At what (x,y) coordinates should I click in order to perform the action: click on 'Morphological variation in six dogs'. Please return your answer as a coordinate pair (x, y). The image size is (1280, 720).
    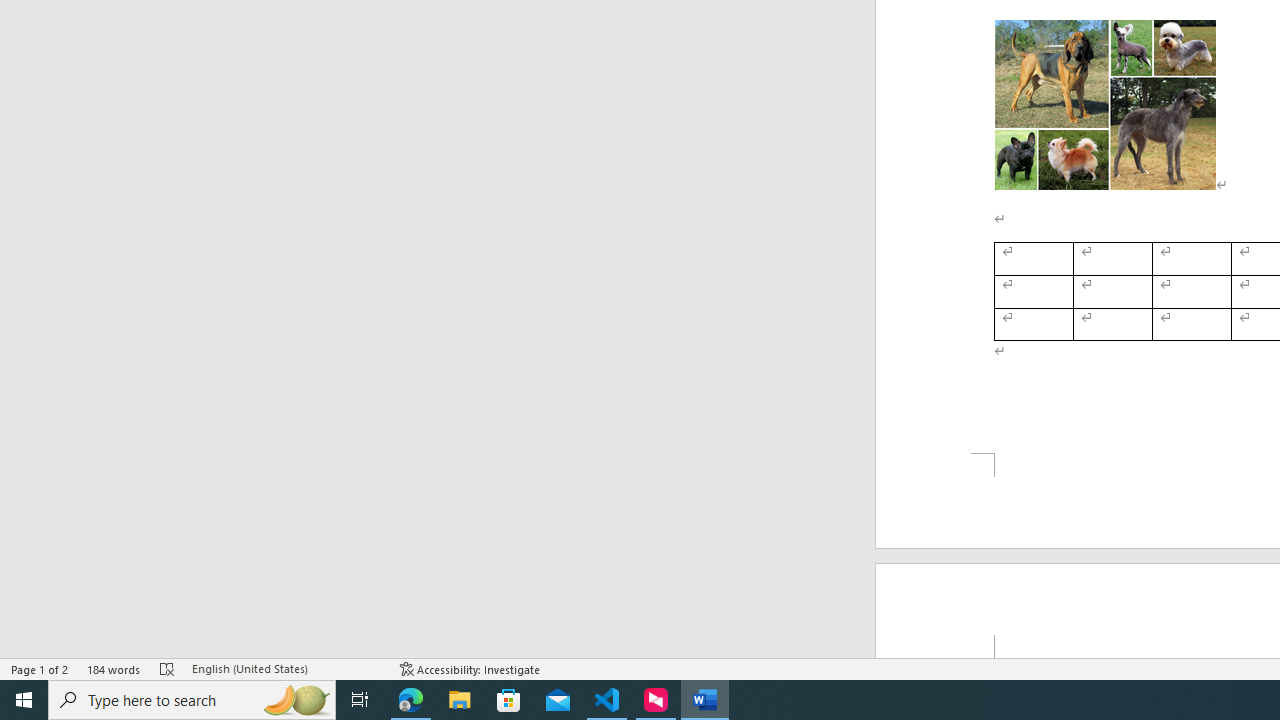
    Looking at the image, I should click on (1104, 105).